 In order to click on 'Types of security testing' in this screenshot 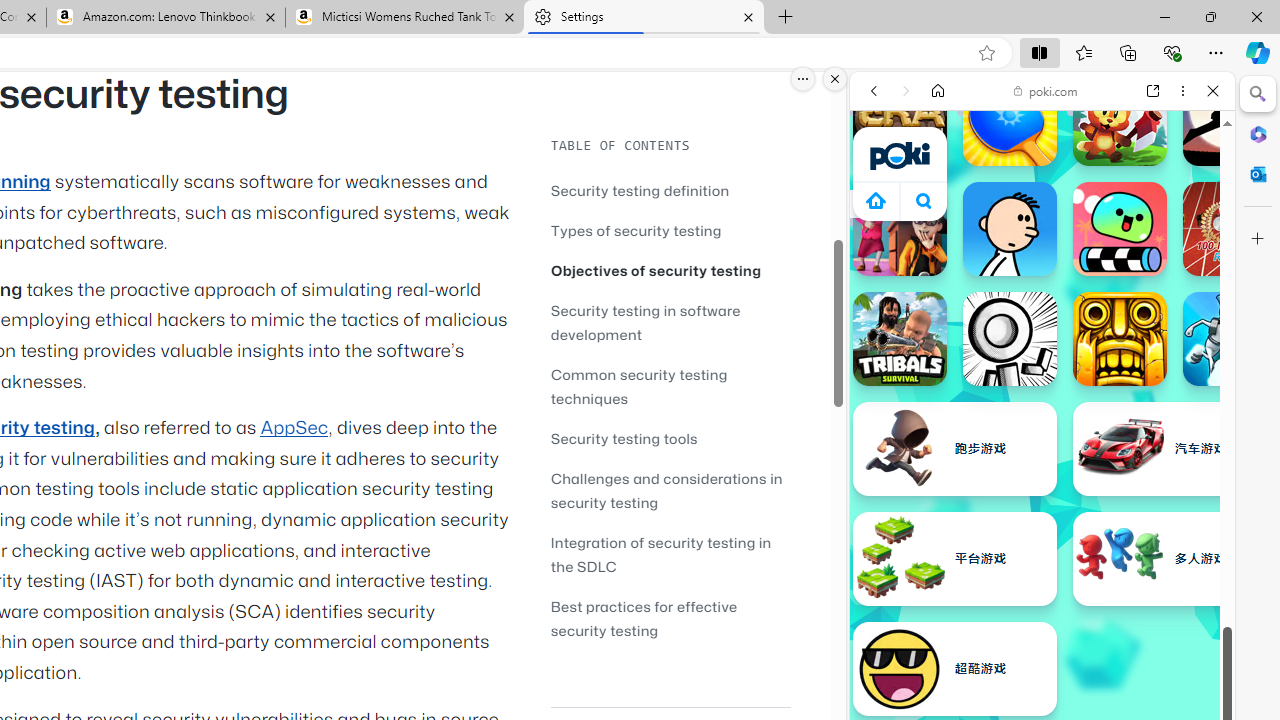, I will do `click(670, 229)`.